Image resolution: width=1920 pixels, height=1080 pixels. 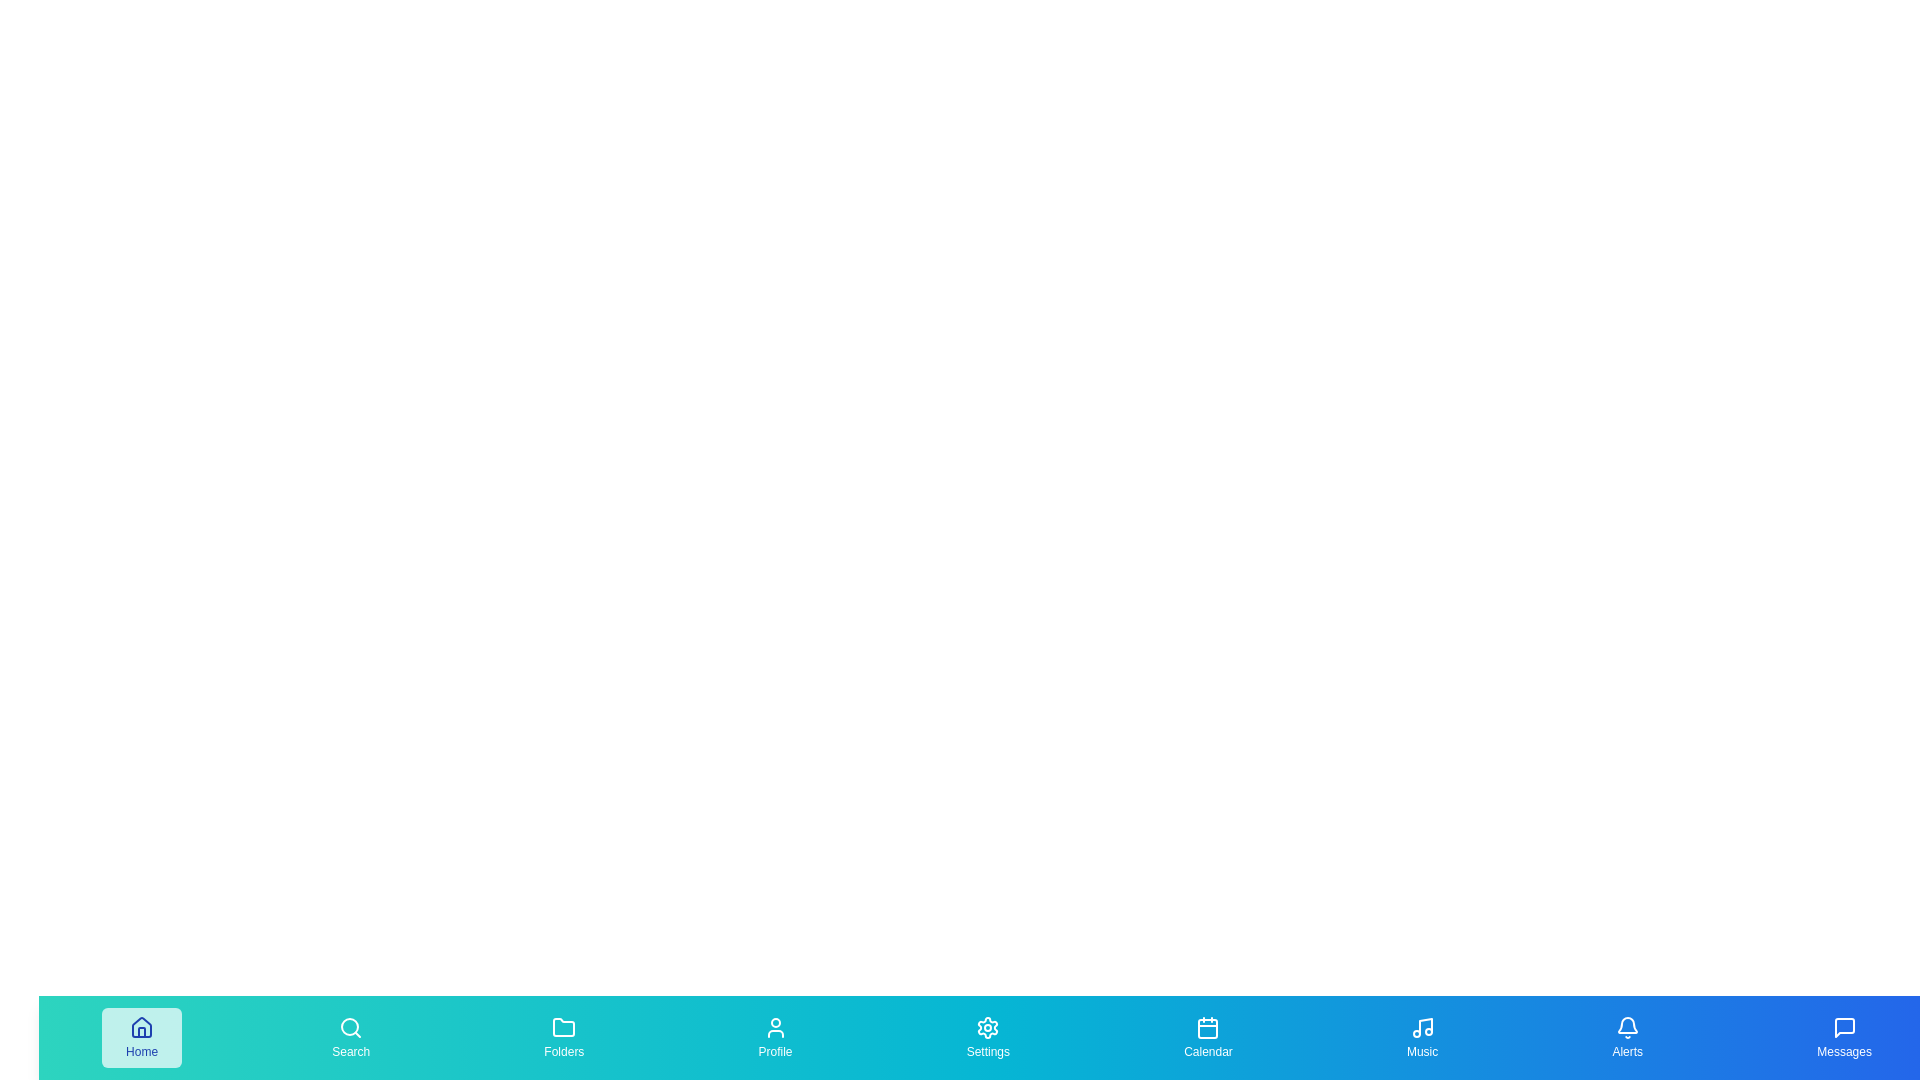 What do you see at coordinates (774, 1036) in the screenshot?
I see `the 'Profile' tab in the bottom navigation bar` at bounding box center [774, 1036].